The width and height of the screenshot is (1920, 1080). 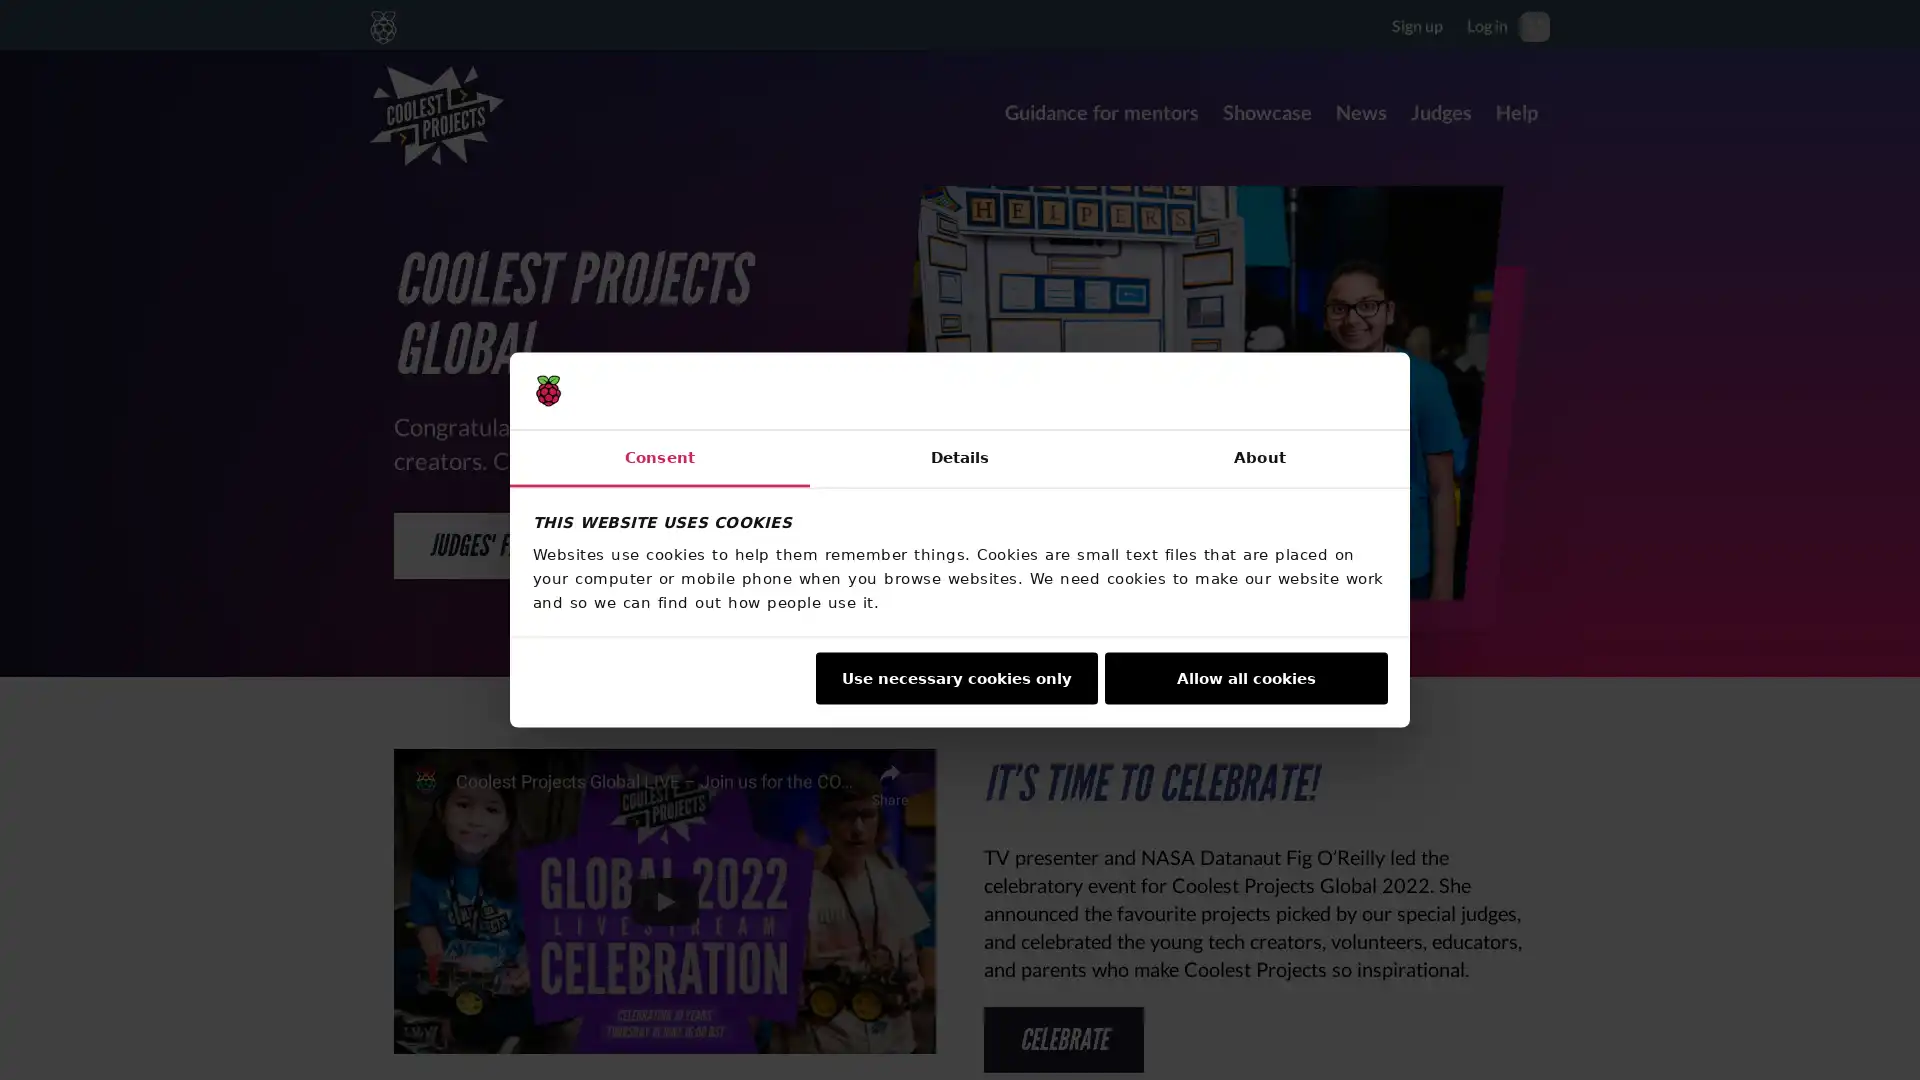 What do you see at coordinates (1416, 24) in the screenshot?
I see `Sign up` at bounding box center [1416, 24].